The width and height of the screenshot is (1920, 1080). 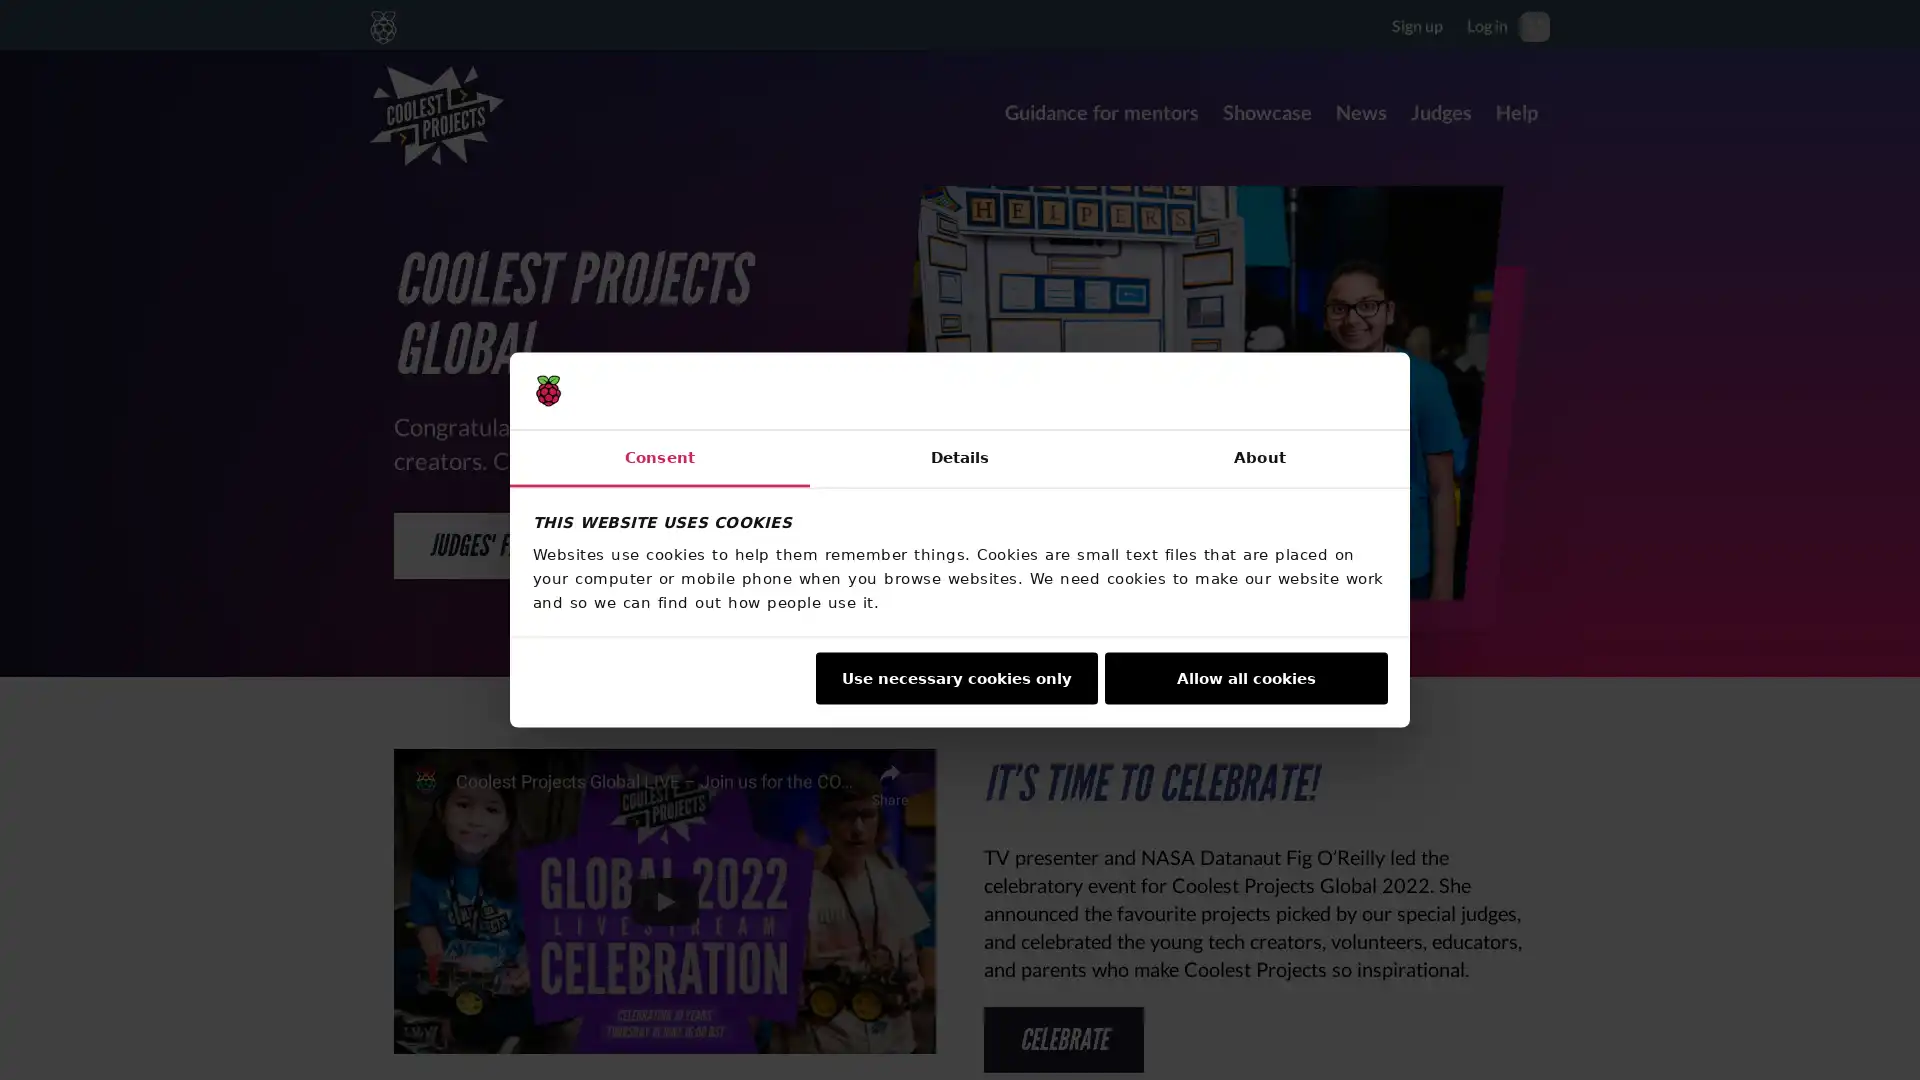 What do you see at coordinates (1416, 24) in the screenshot?
I see `Sign up` at bounding box center [1416, 24].